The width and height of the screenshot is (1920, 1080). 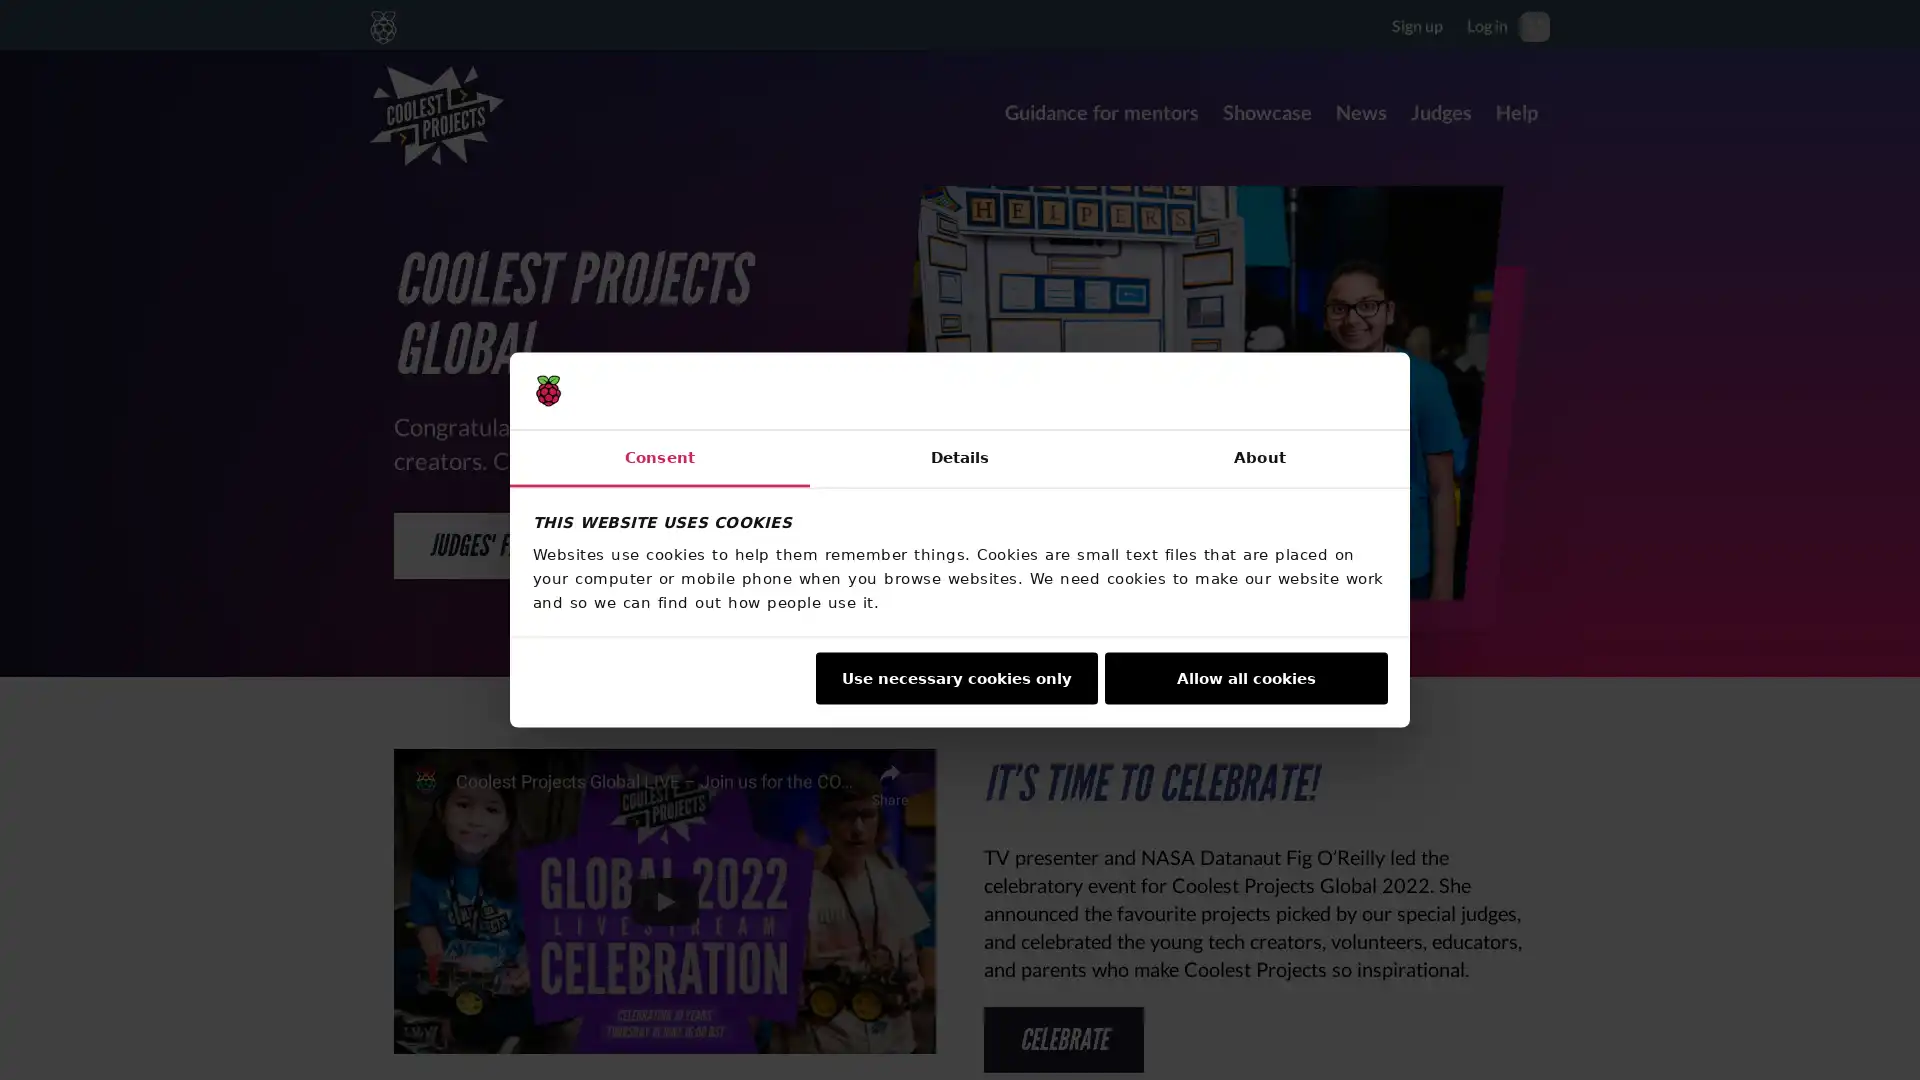 What do you see at coordinates (1416, 24) in the screenshot?
I see `Sign up` at bounding box center [1416, 24].